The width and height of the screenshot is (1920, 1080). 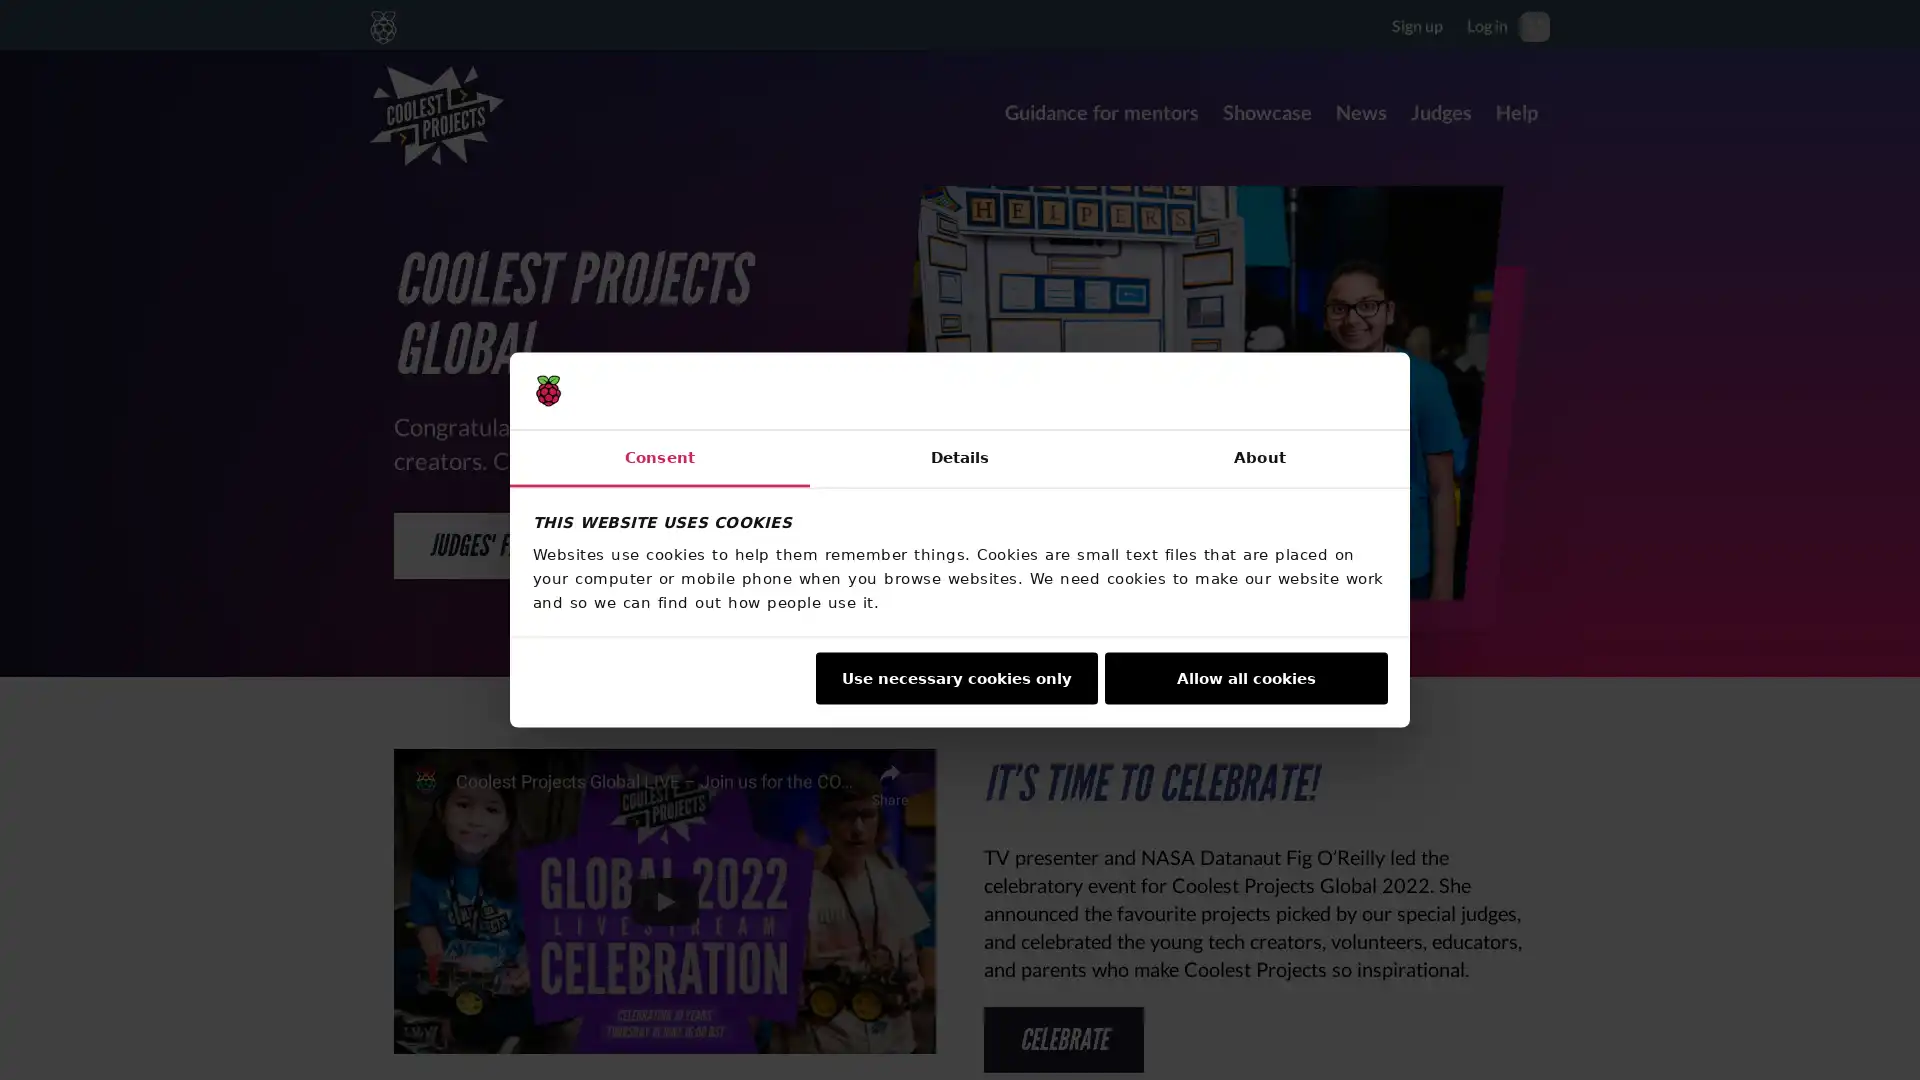 What do you see at coordinates (1416, 24) in the screenshot?
I see `Sign up` at bounding box center [1416, 24].